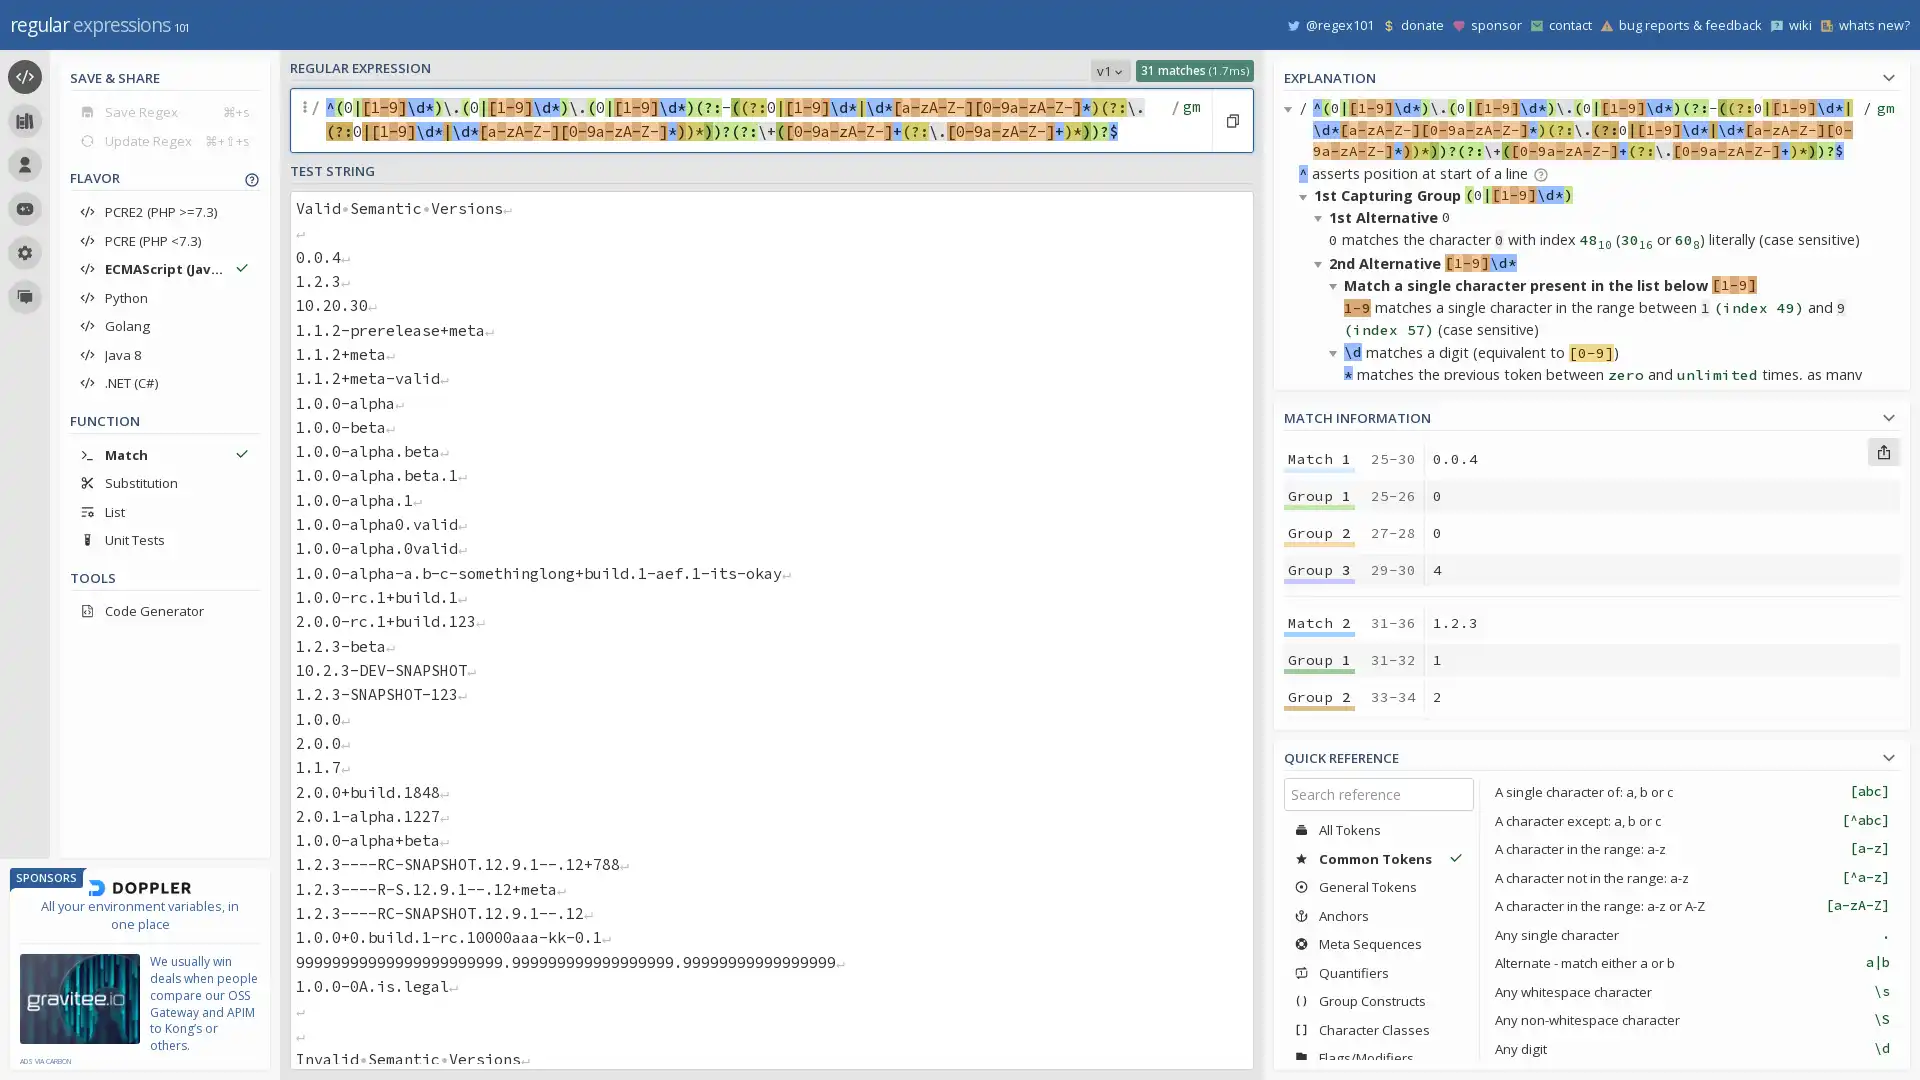 The image size is (1920, 1080). Describe the element at coordinates (164, 111) in the screenshot. I see `Save Regex +s` at that location.